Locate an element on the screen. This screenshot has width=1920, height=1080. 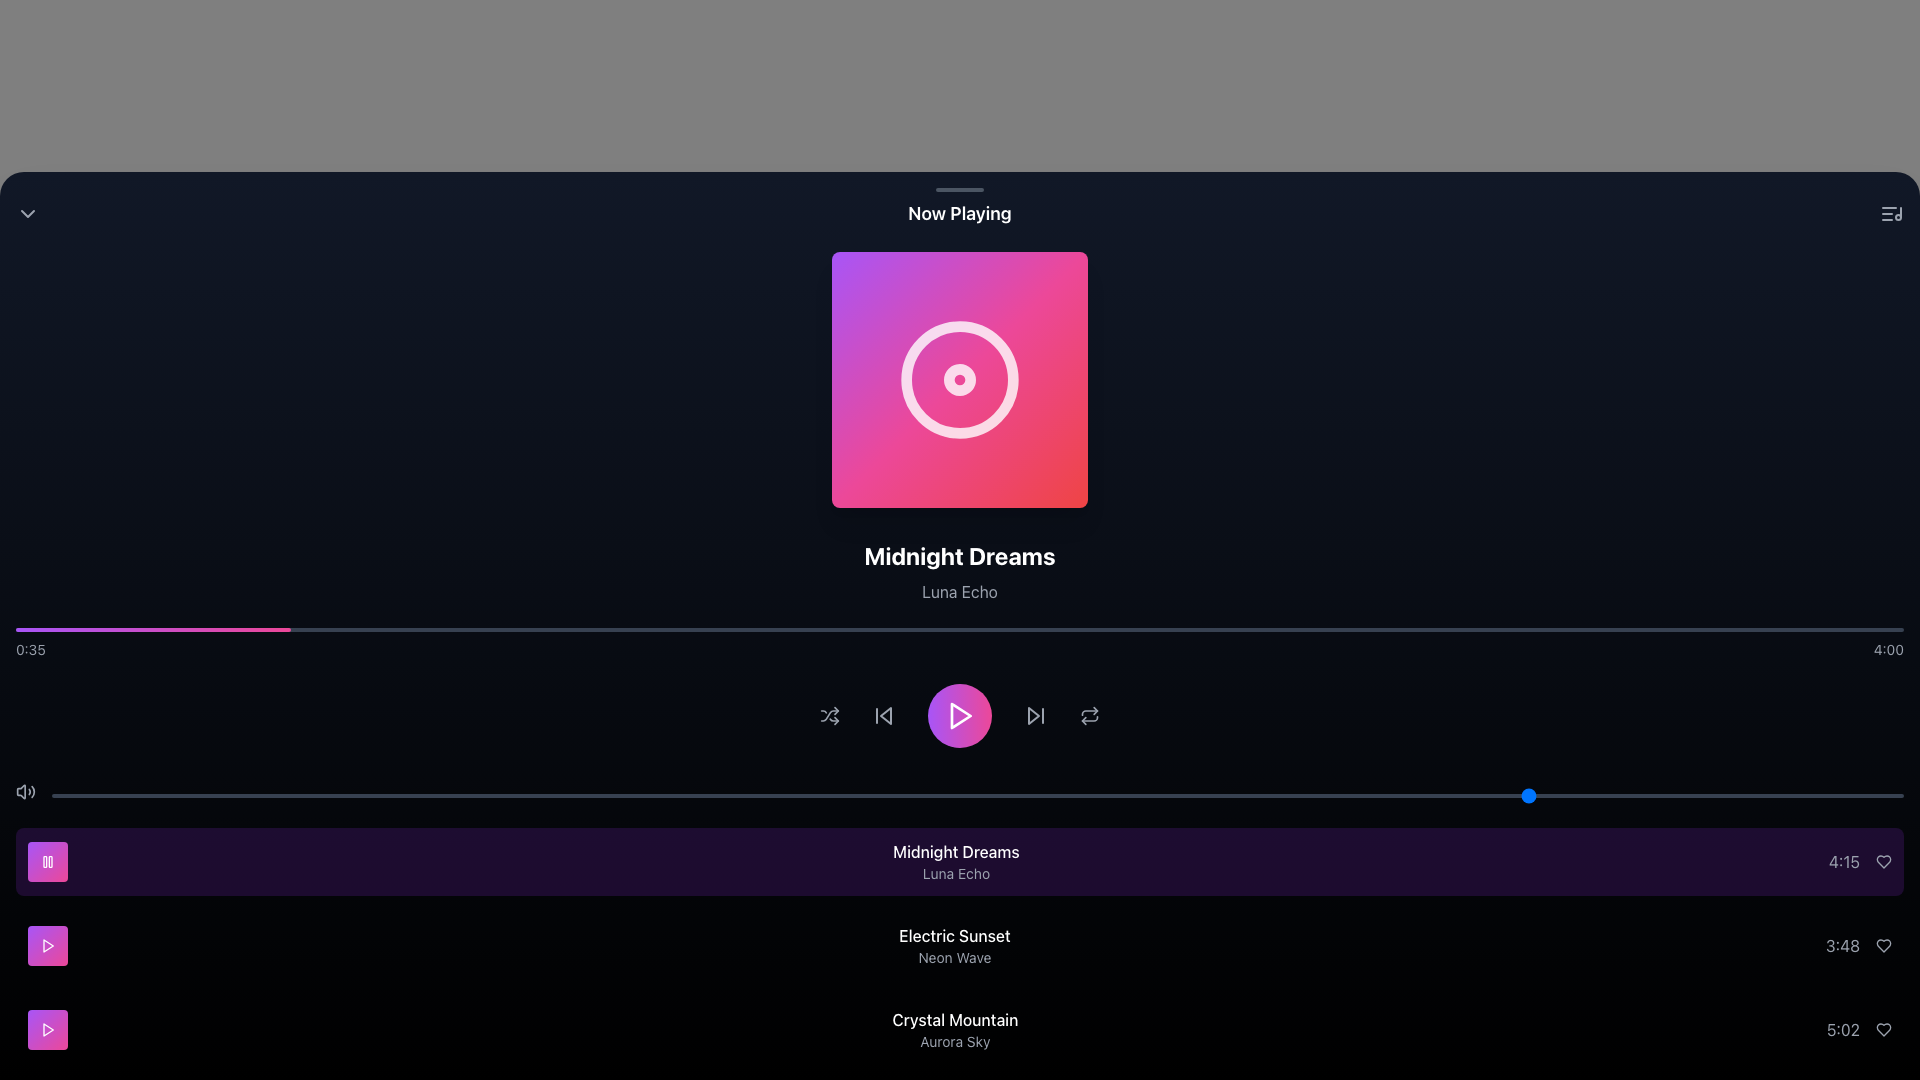
the progress bar that visually represents the progress of a media file, located centrally below the album information and above playback controls is located at coordinates (960, 628).